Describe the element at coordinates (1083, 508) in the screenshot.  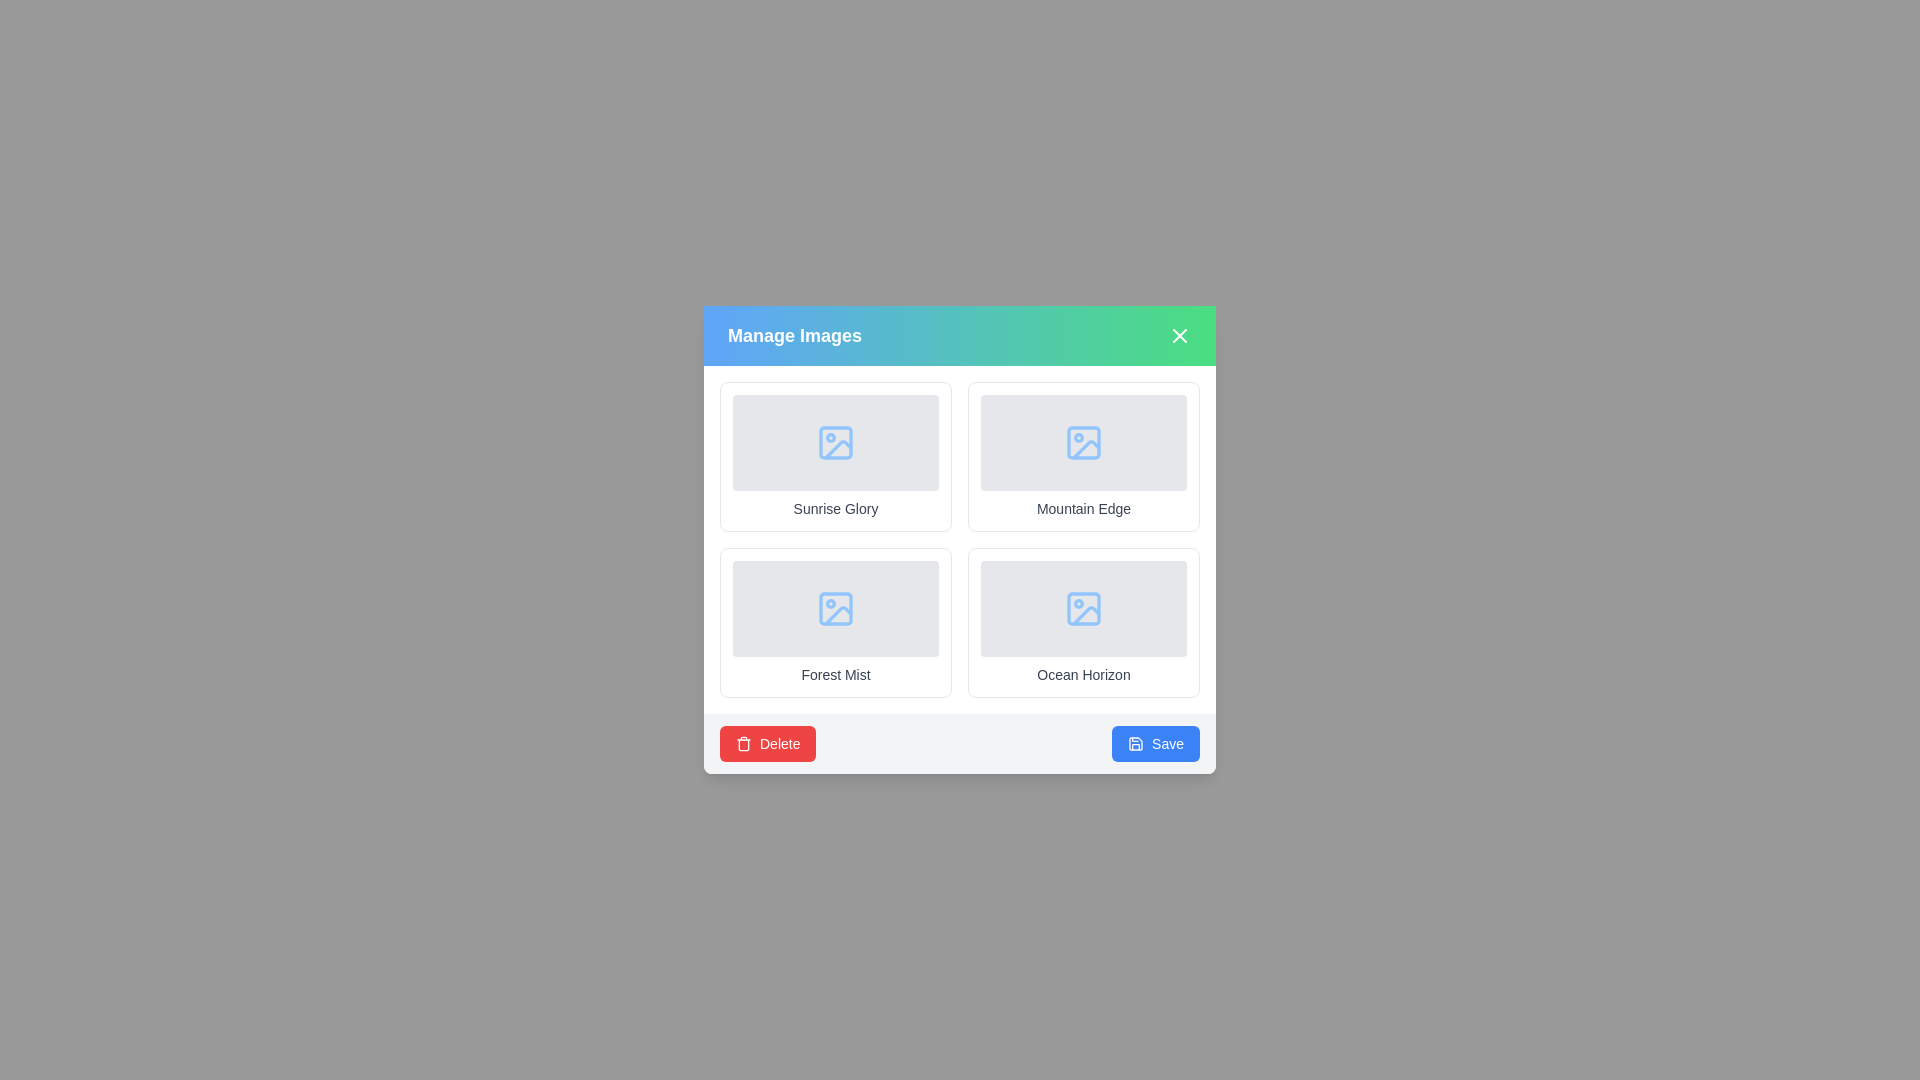
I see `the text label that serves as the title for the second card in the top row of the grid layout, which is positioned to the right of the card labeled 'Sunrise Glory'` at that location.